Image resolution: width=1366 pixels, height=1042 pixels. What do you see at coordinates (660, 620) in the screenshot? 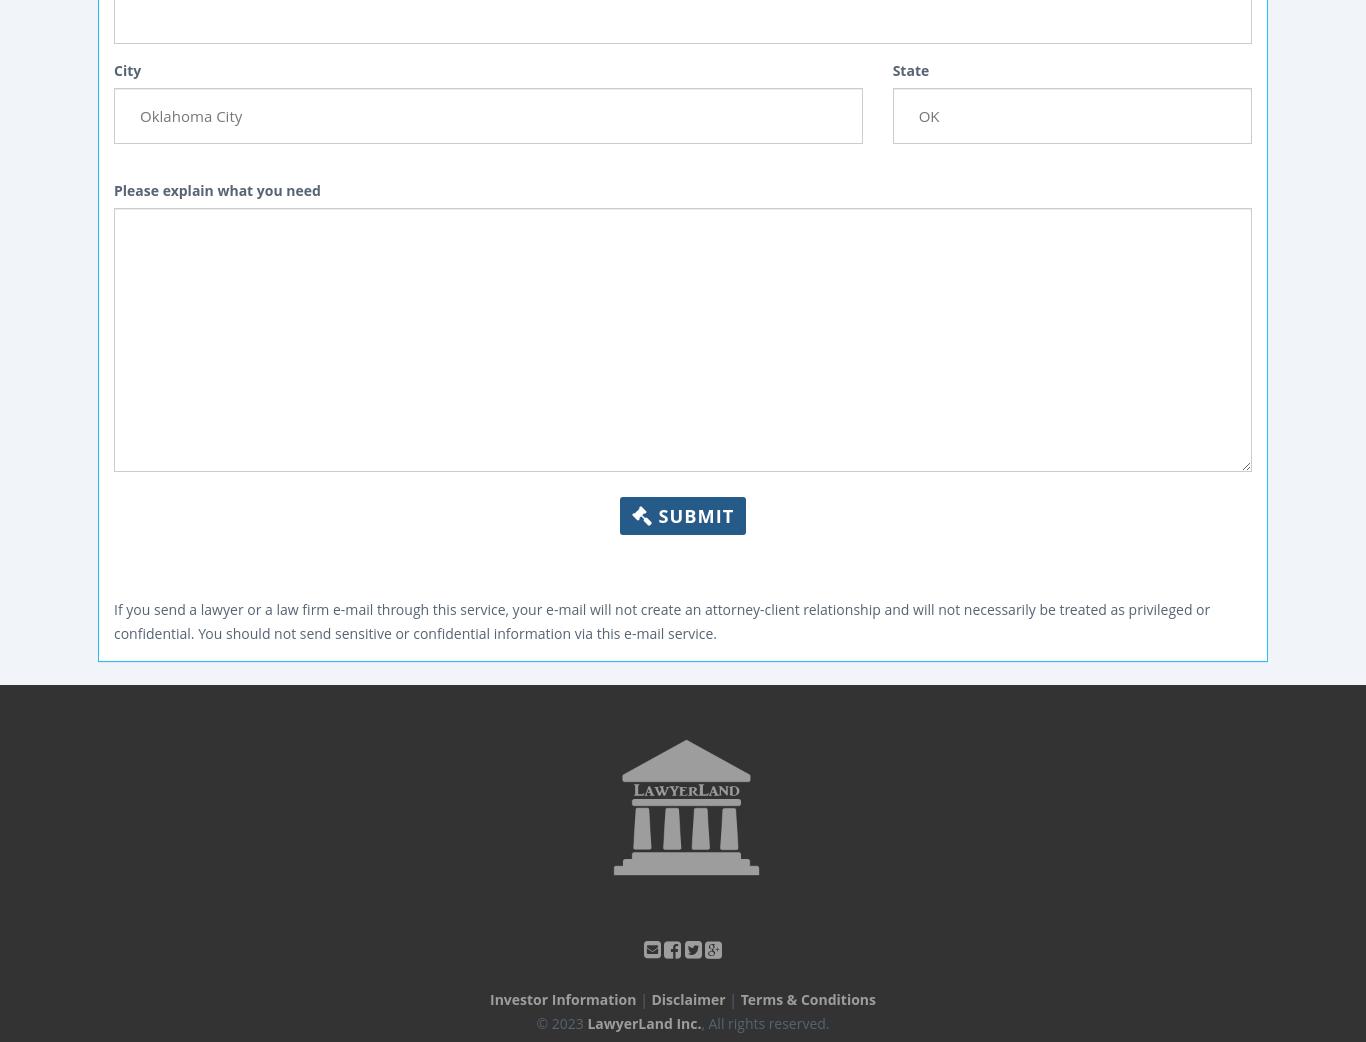
I see `'If you send a lawyer or a law firm e-mail through this service, your e-mail will not create an attorney-client relationship and will not necessarily be treated as privileged or confidential. You should not send sensitive or confidential information via this e-mail service.'` at bounding box center [660, 620].